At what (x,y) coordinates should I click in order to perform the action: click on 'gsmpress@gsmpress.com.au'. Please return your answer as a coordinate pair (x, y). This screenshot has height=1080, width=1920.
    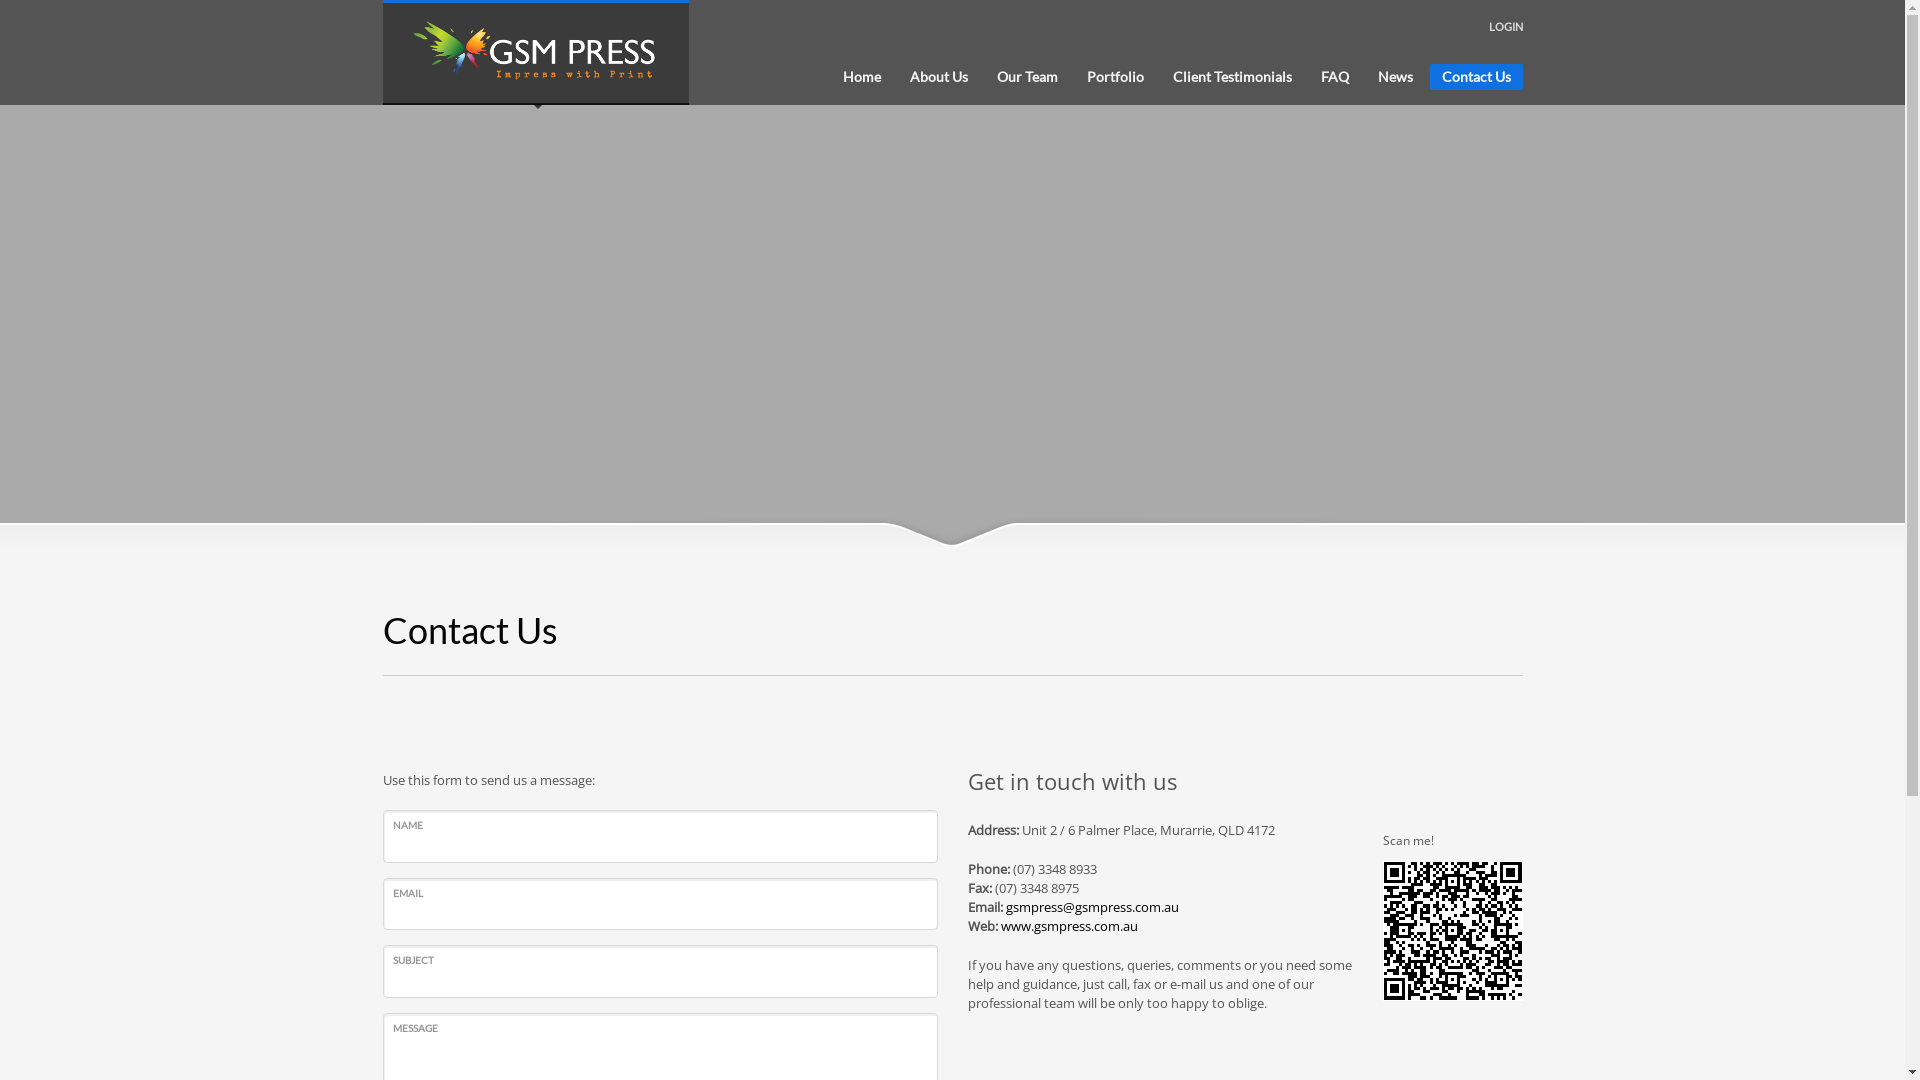
    Looking at the image, I should click on (1091, 906).